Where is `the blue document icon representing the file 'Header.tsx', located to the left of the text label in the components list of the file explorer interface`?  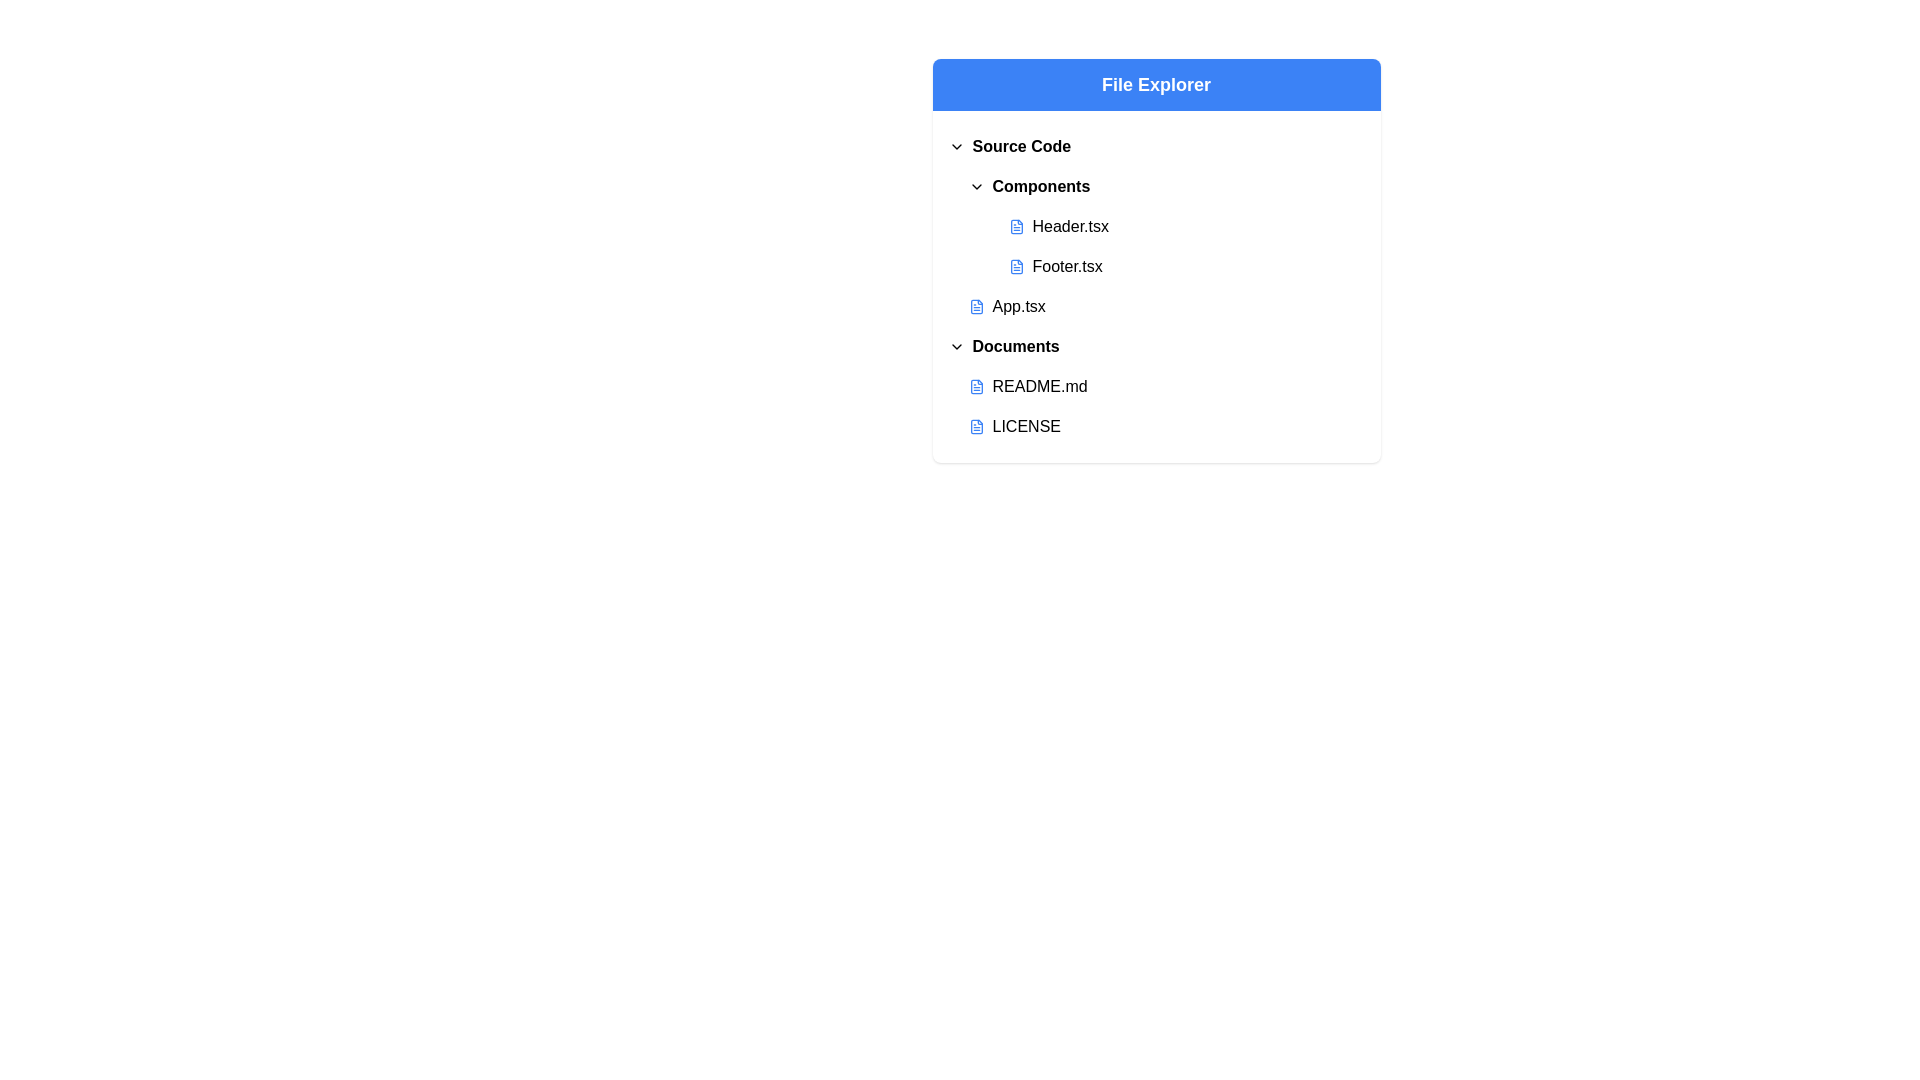 the blue document icon representing the file 'Header.tsx', located to the left of the text label in the components list of the file explorer interface is located at coordinates (1016, 226).